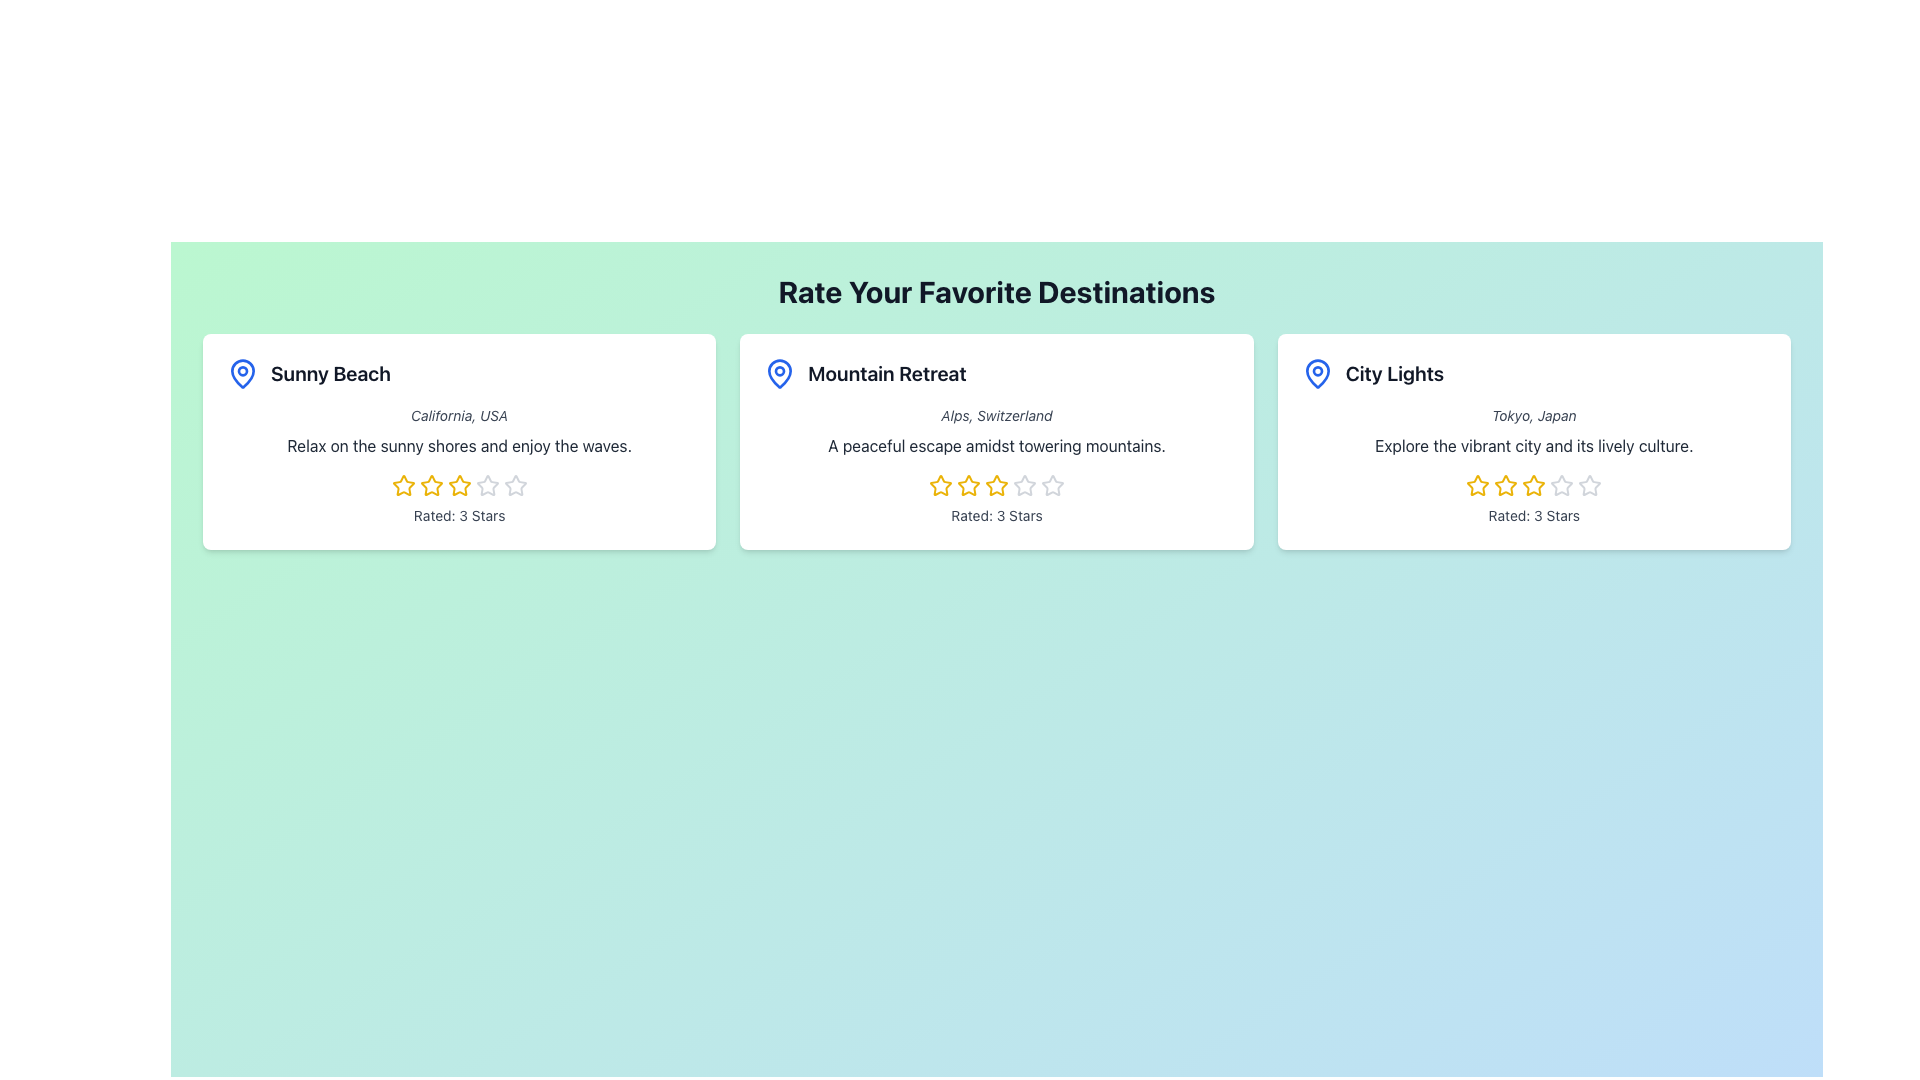  What do you see at coordinates (402, 486) in the screenshot?
I see `the second star in the rating system located in the 'Sunny Beach' card to rate it` at bounding box center [402, 486].